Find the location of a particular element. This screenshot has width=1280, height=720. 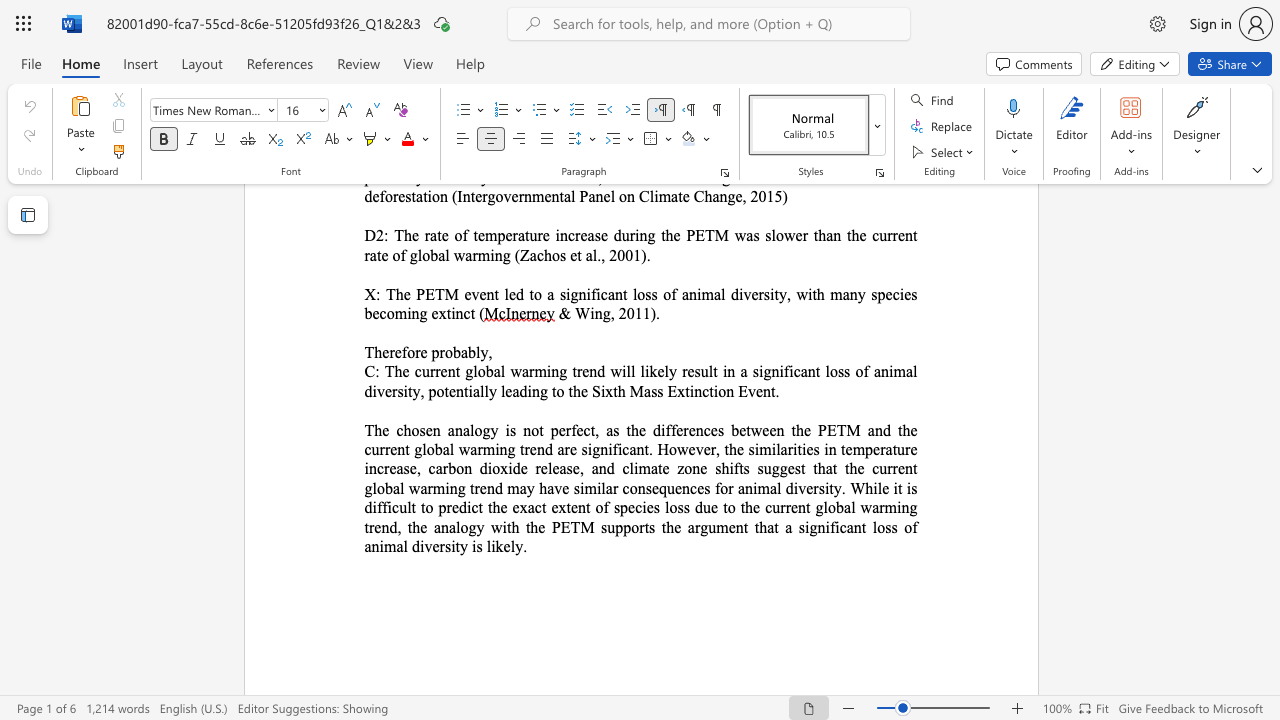

the subset text "al" within the text "The chosen analogy is not perfect, as the differences between the PETM and the current global warming trend are" is located at coordinates (441, 448).